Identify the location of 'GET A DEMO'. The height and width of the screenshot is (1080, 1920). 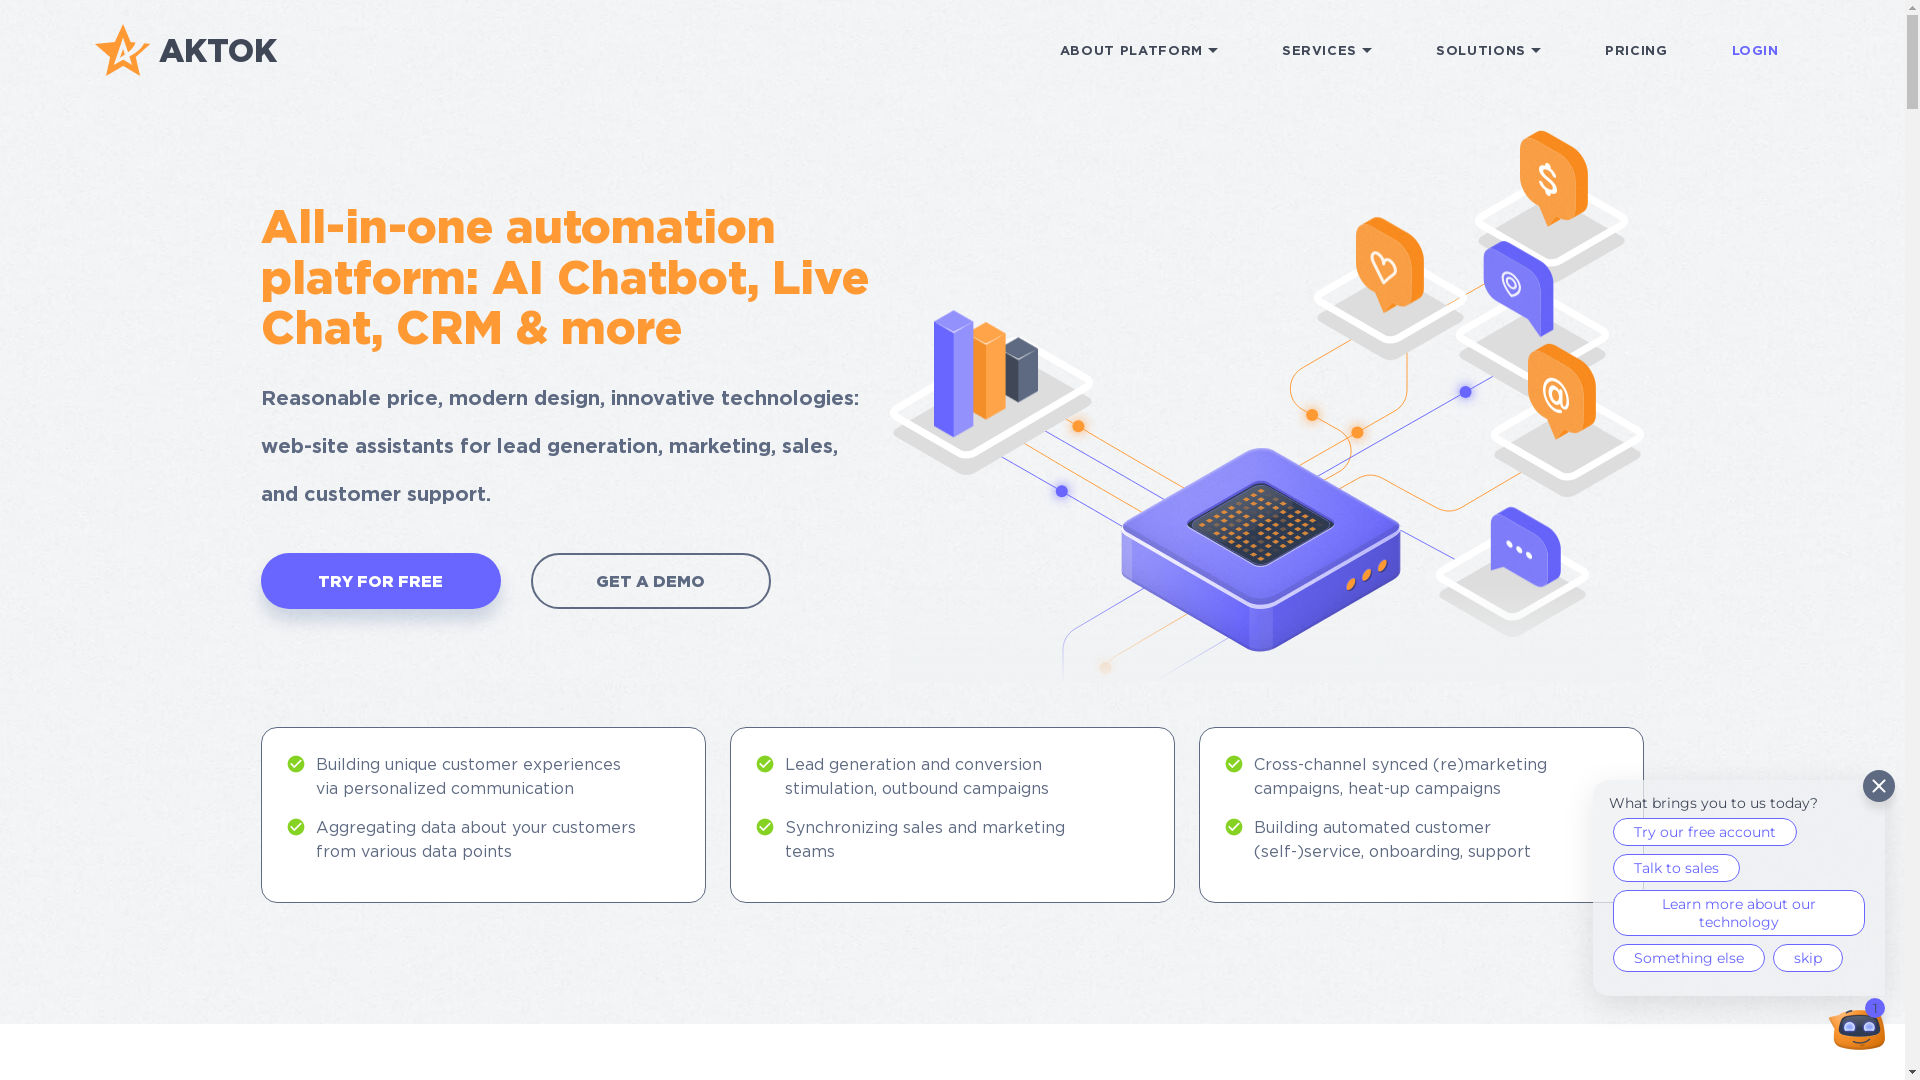
(529, 581).